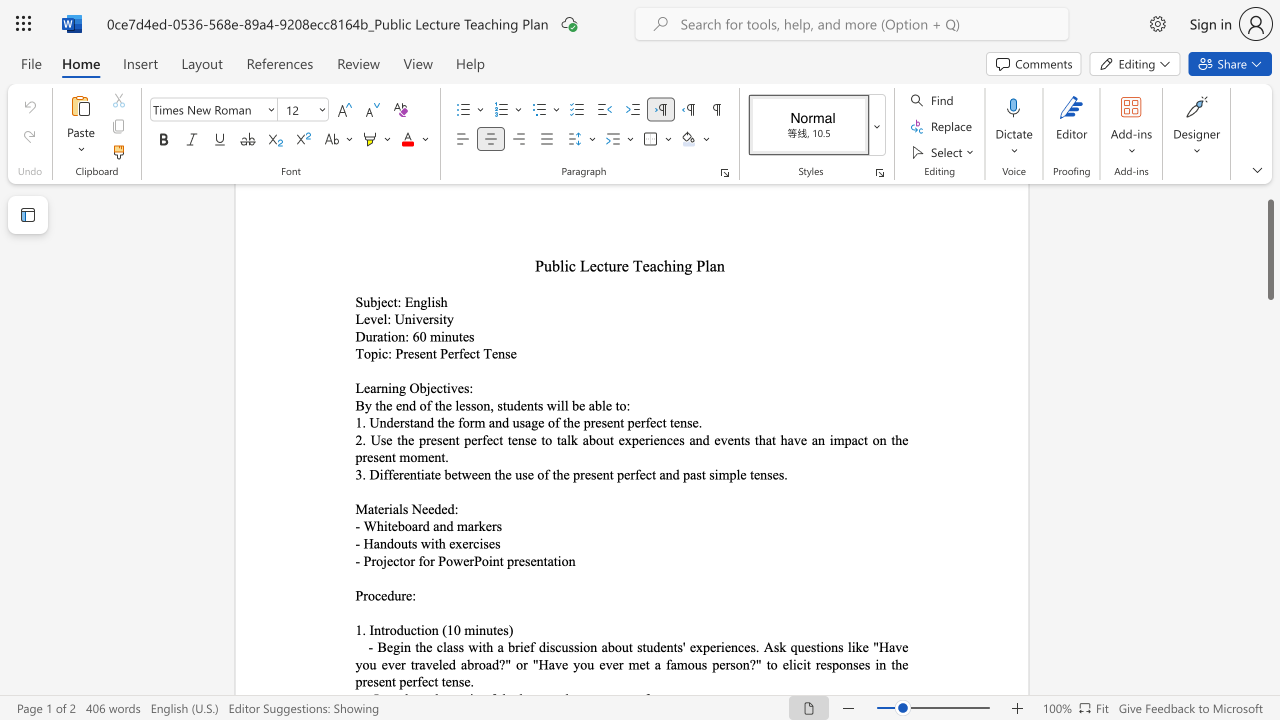  Describe the element at coordinates (1269, 248) in the screenshot. I see `the scrollbar and move down 140 pixels` at that location.